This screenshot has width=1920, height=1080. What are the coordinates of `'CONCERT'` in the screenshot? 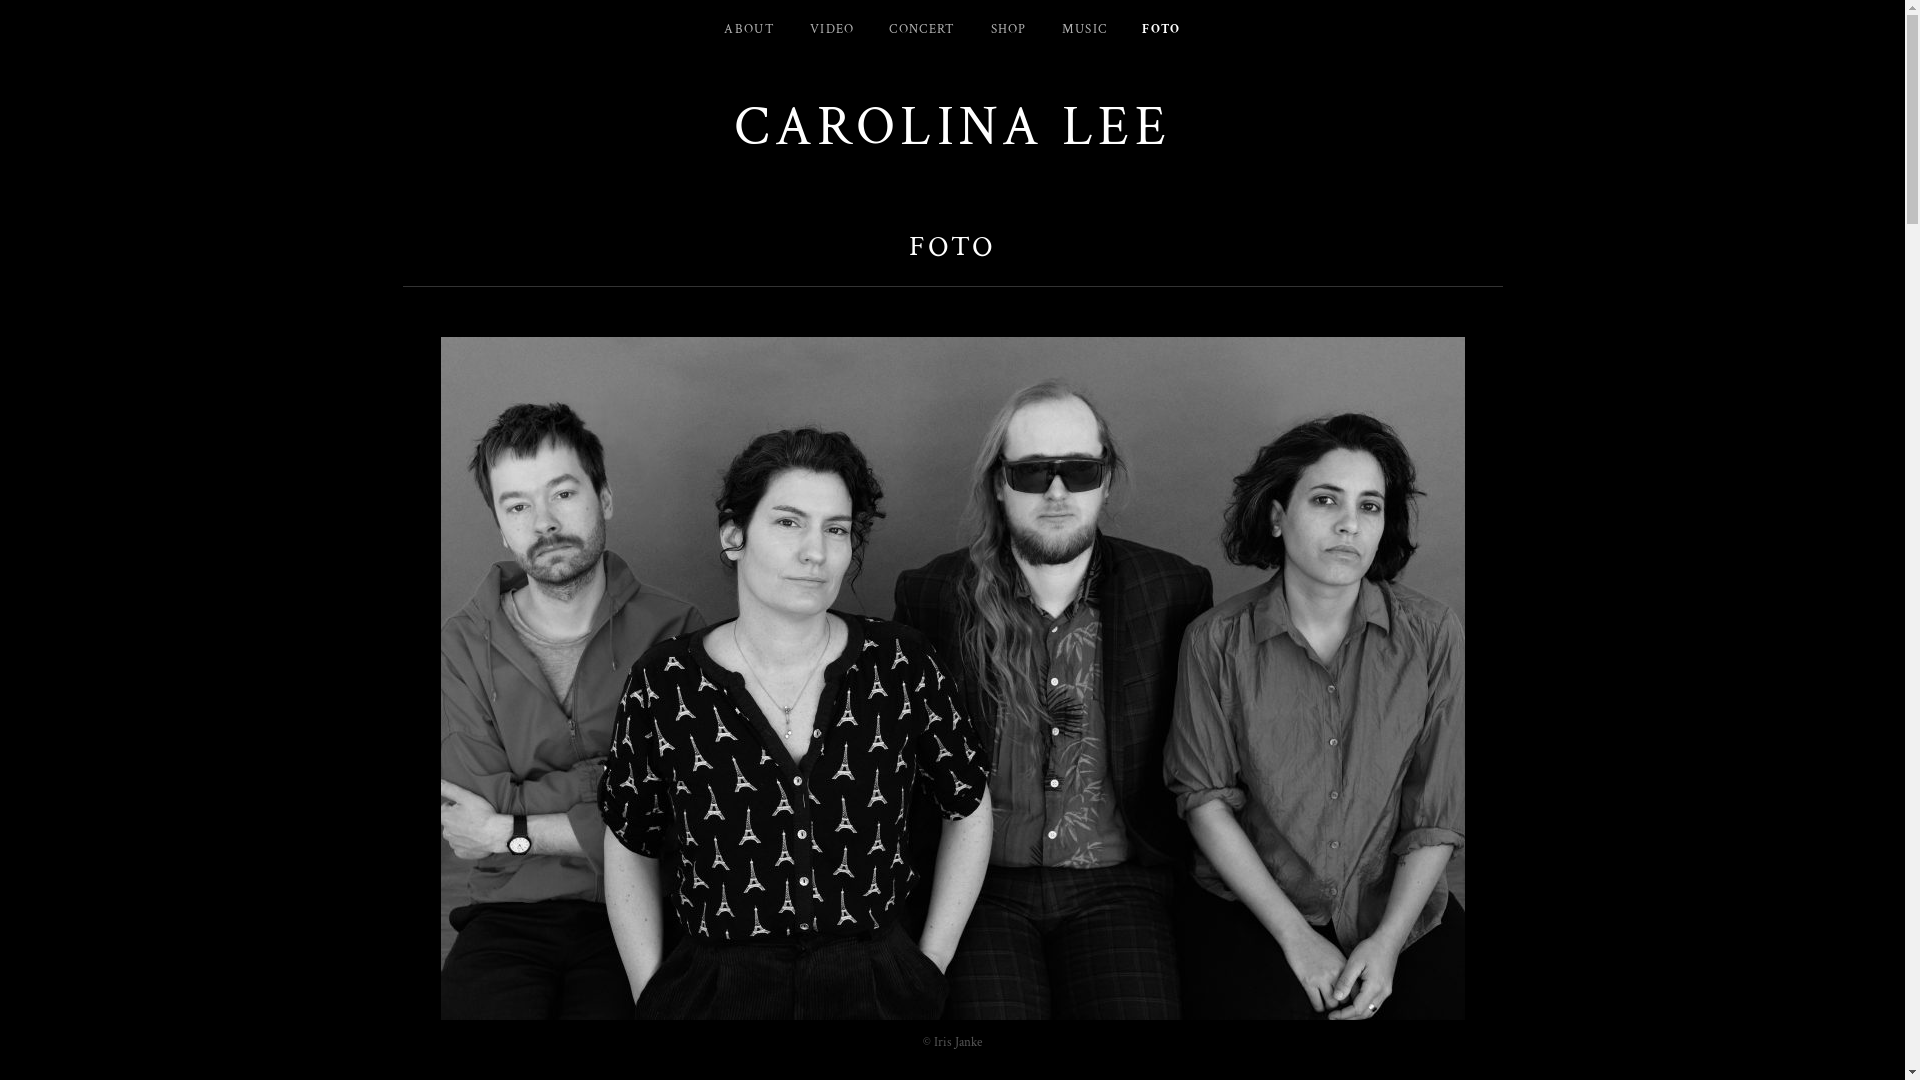 It's located at (920, 30).